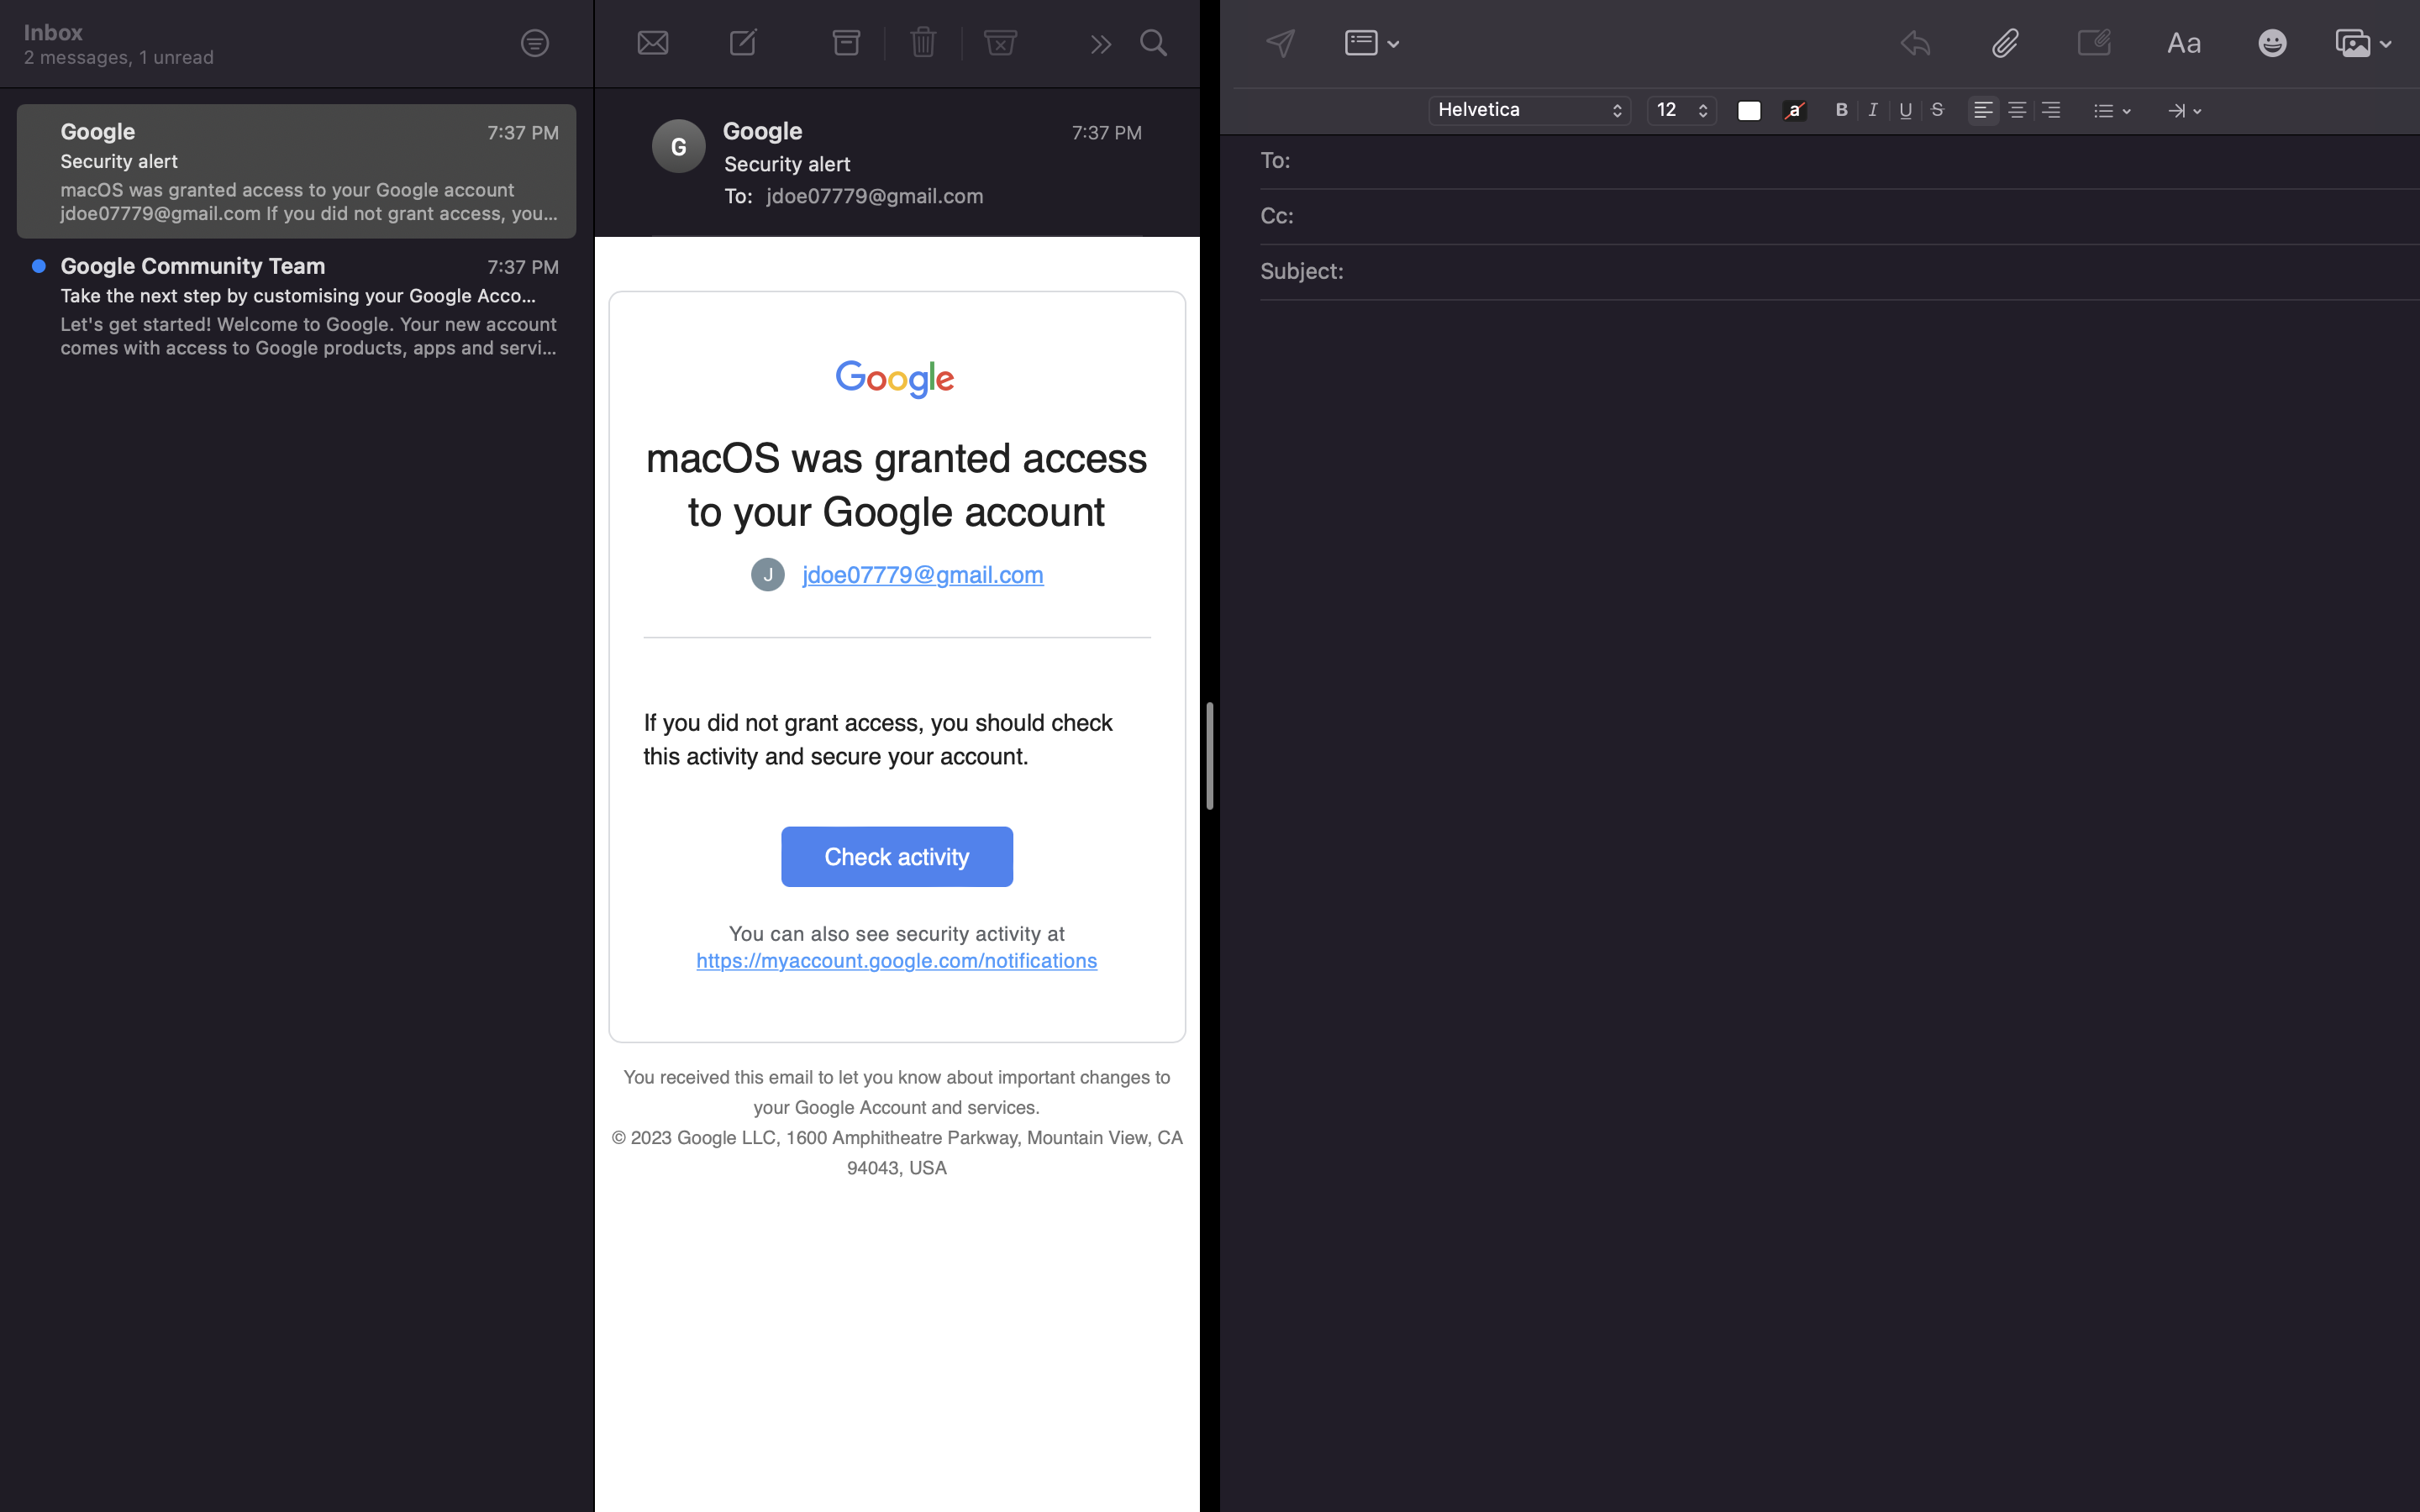 Image resolution: width=2420 pixels, height=1512 pixels. Describe the element at coordinates (1865, 273) in the screenshot. I see `Put the subject as "Application for job"` at that location.